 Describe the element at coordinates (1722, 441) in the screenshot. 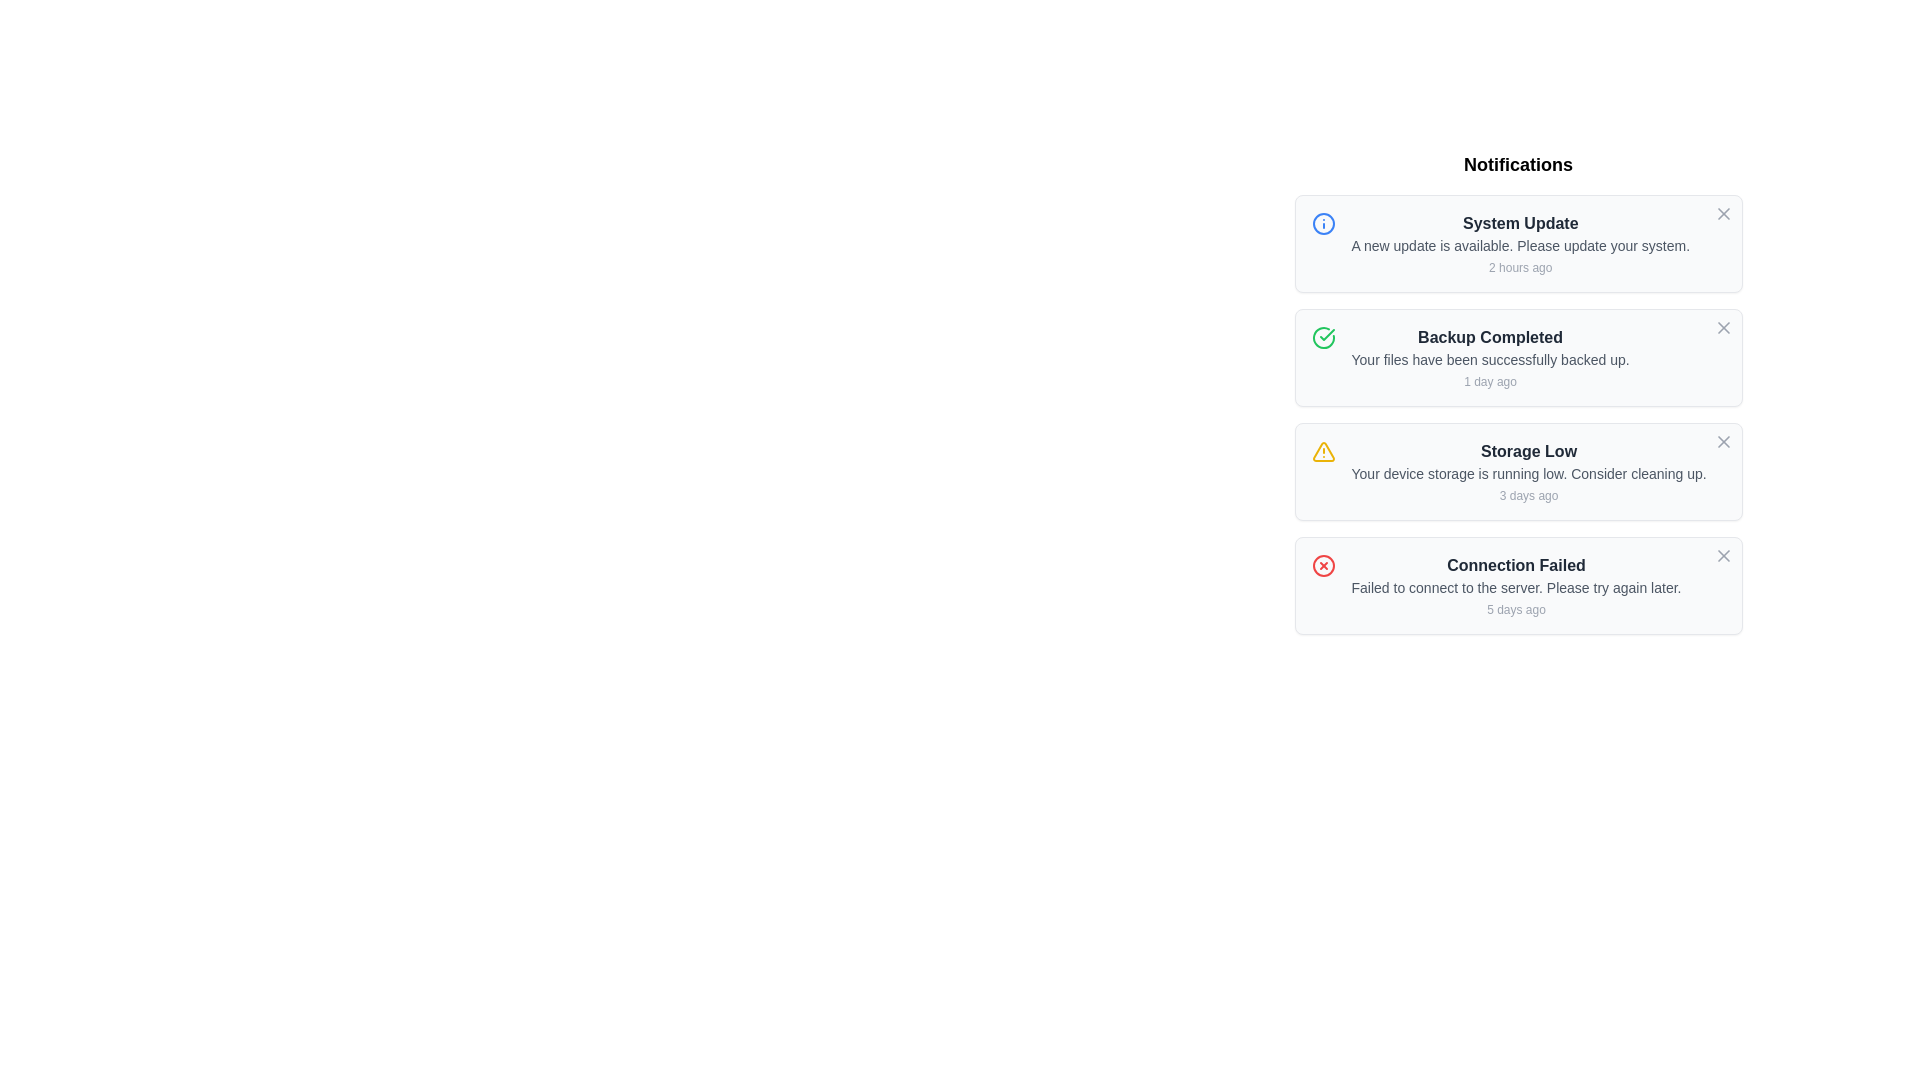

I see `the 'X' icon button in the top-right corner of the 'Storage Low' notification card to change its color` at that location.